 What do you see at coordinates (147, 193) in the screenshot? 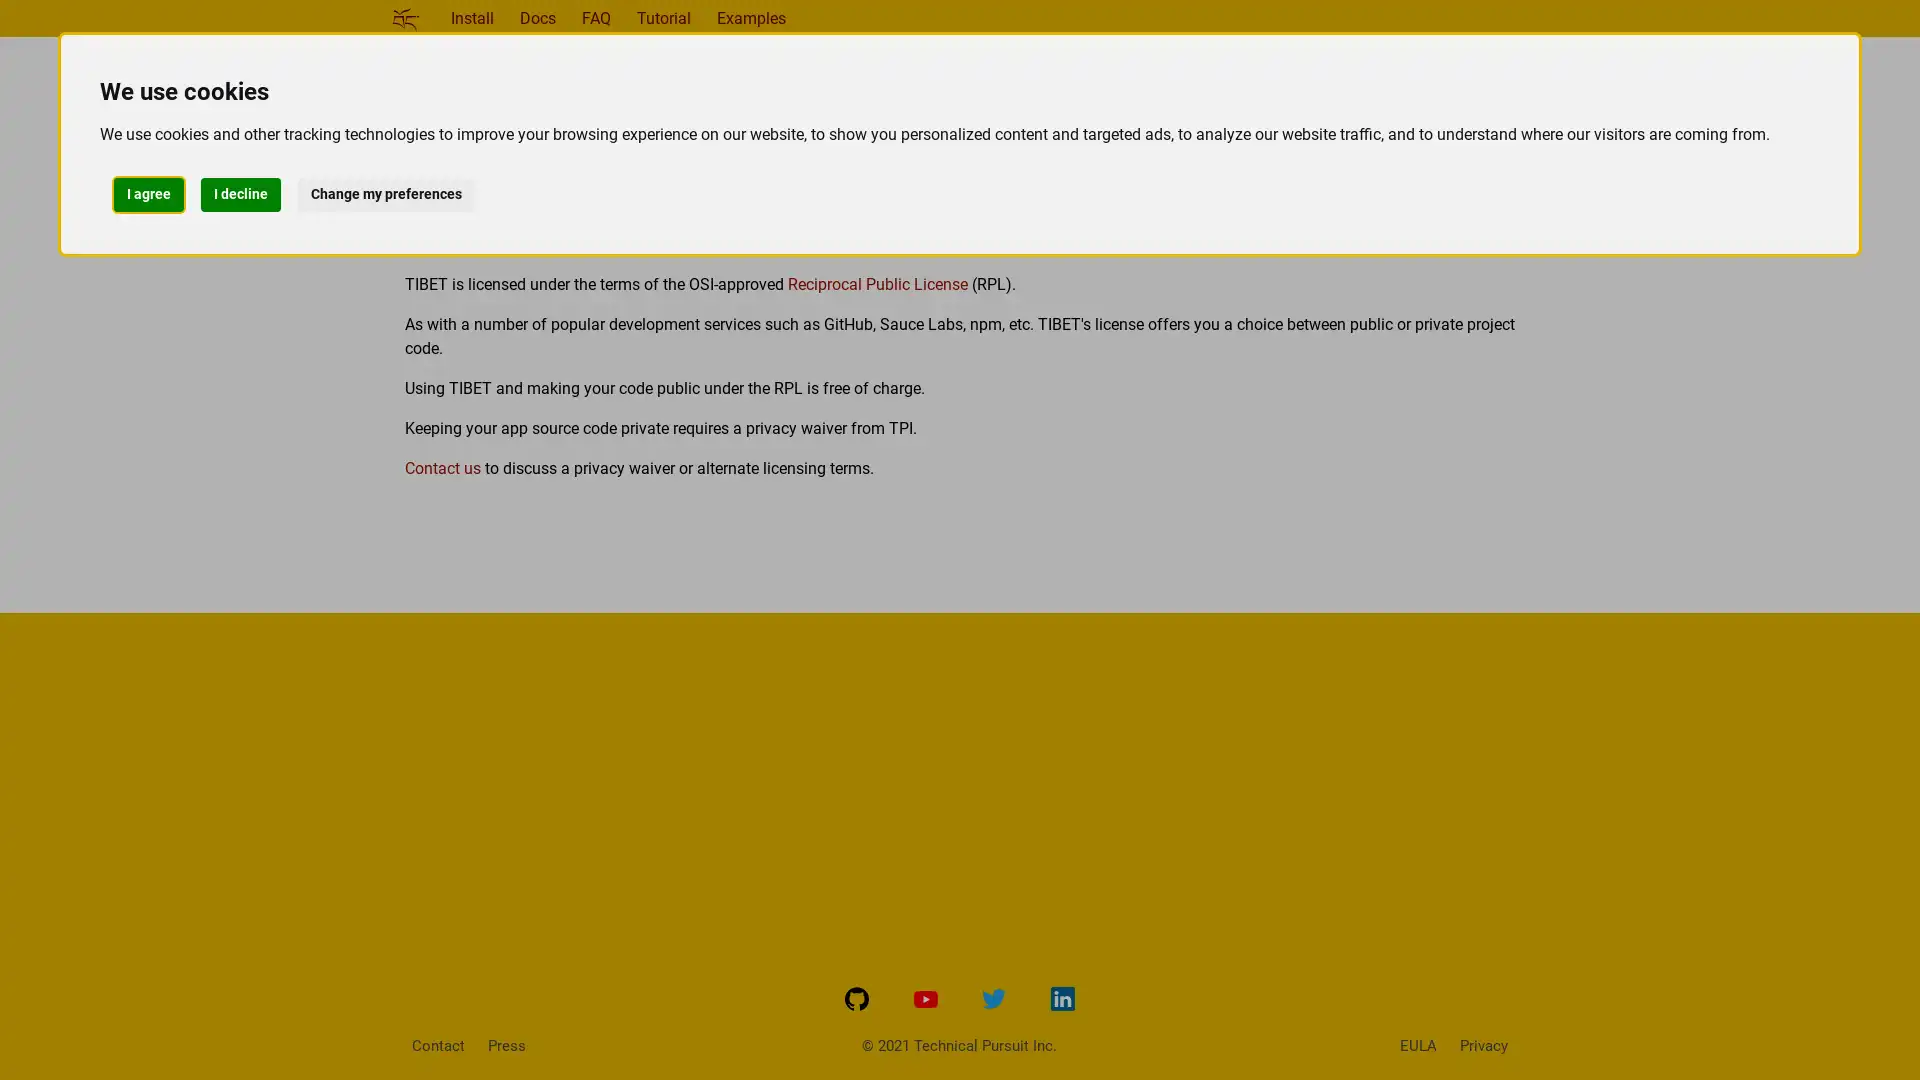
I see `I agree` at bounding box center [147, 193].